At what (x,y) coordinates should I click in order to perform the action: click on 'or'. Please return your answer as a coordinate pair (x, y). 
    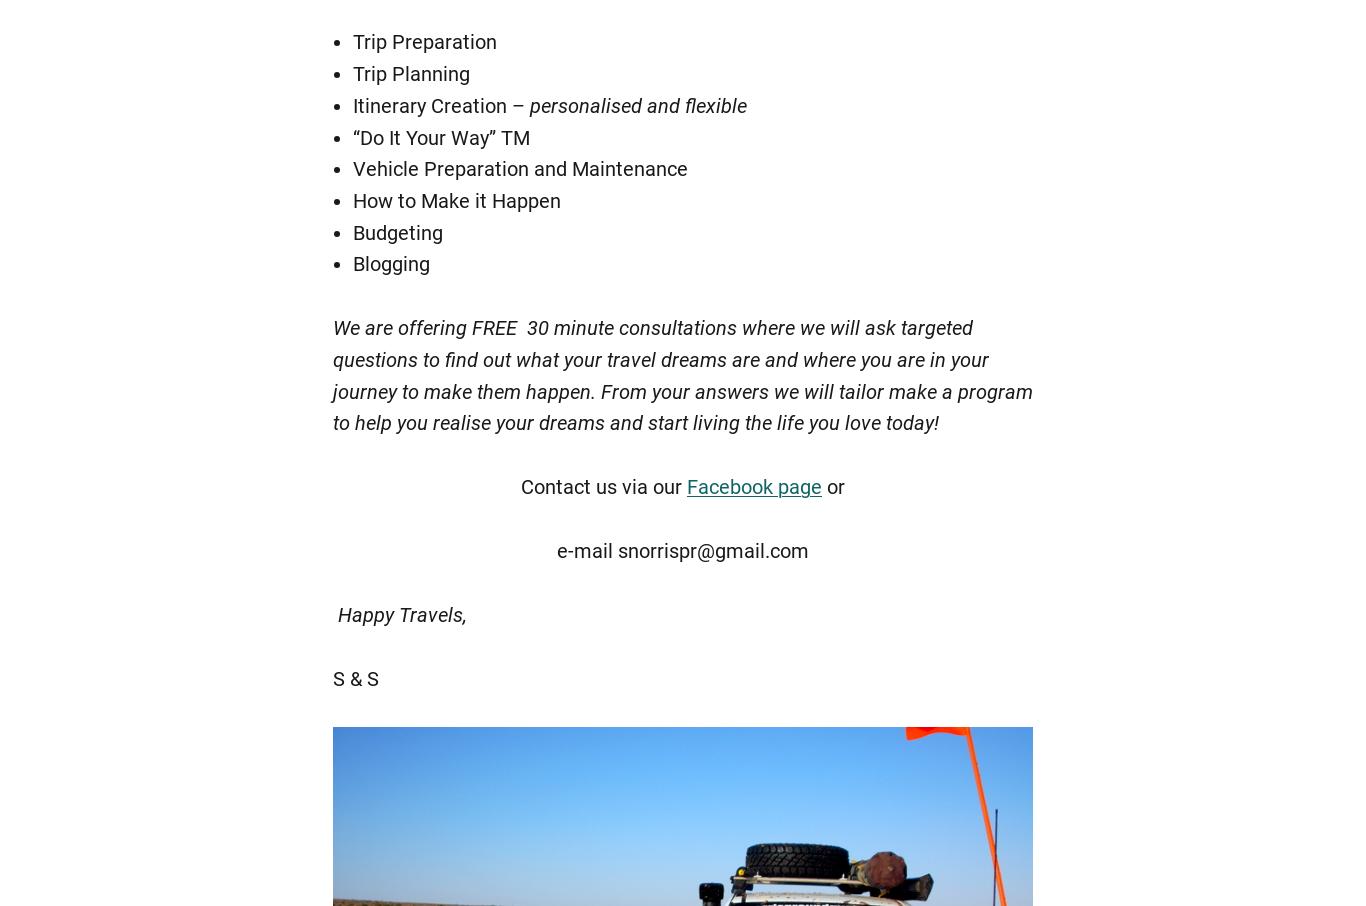
    Looking at the image, I should click on (832, 486).